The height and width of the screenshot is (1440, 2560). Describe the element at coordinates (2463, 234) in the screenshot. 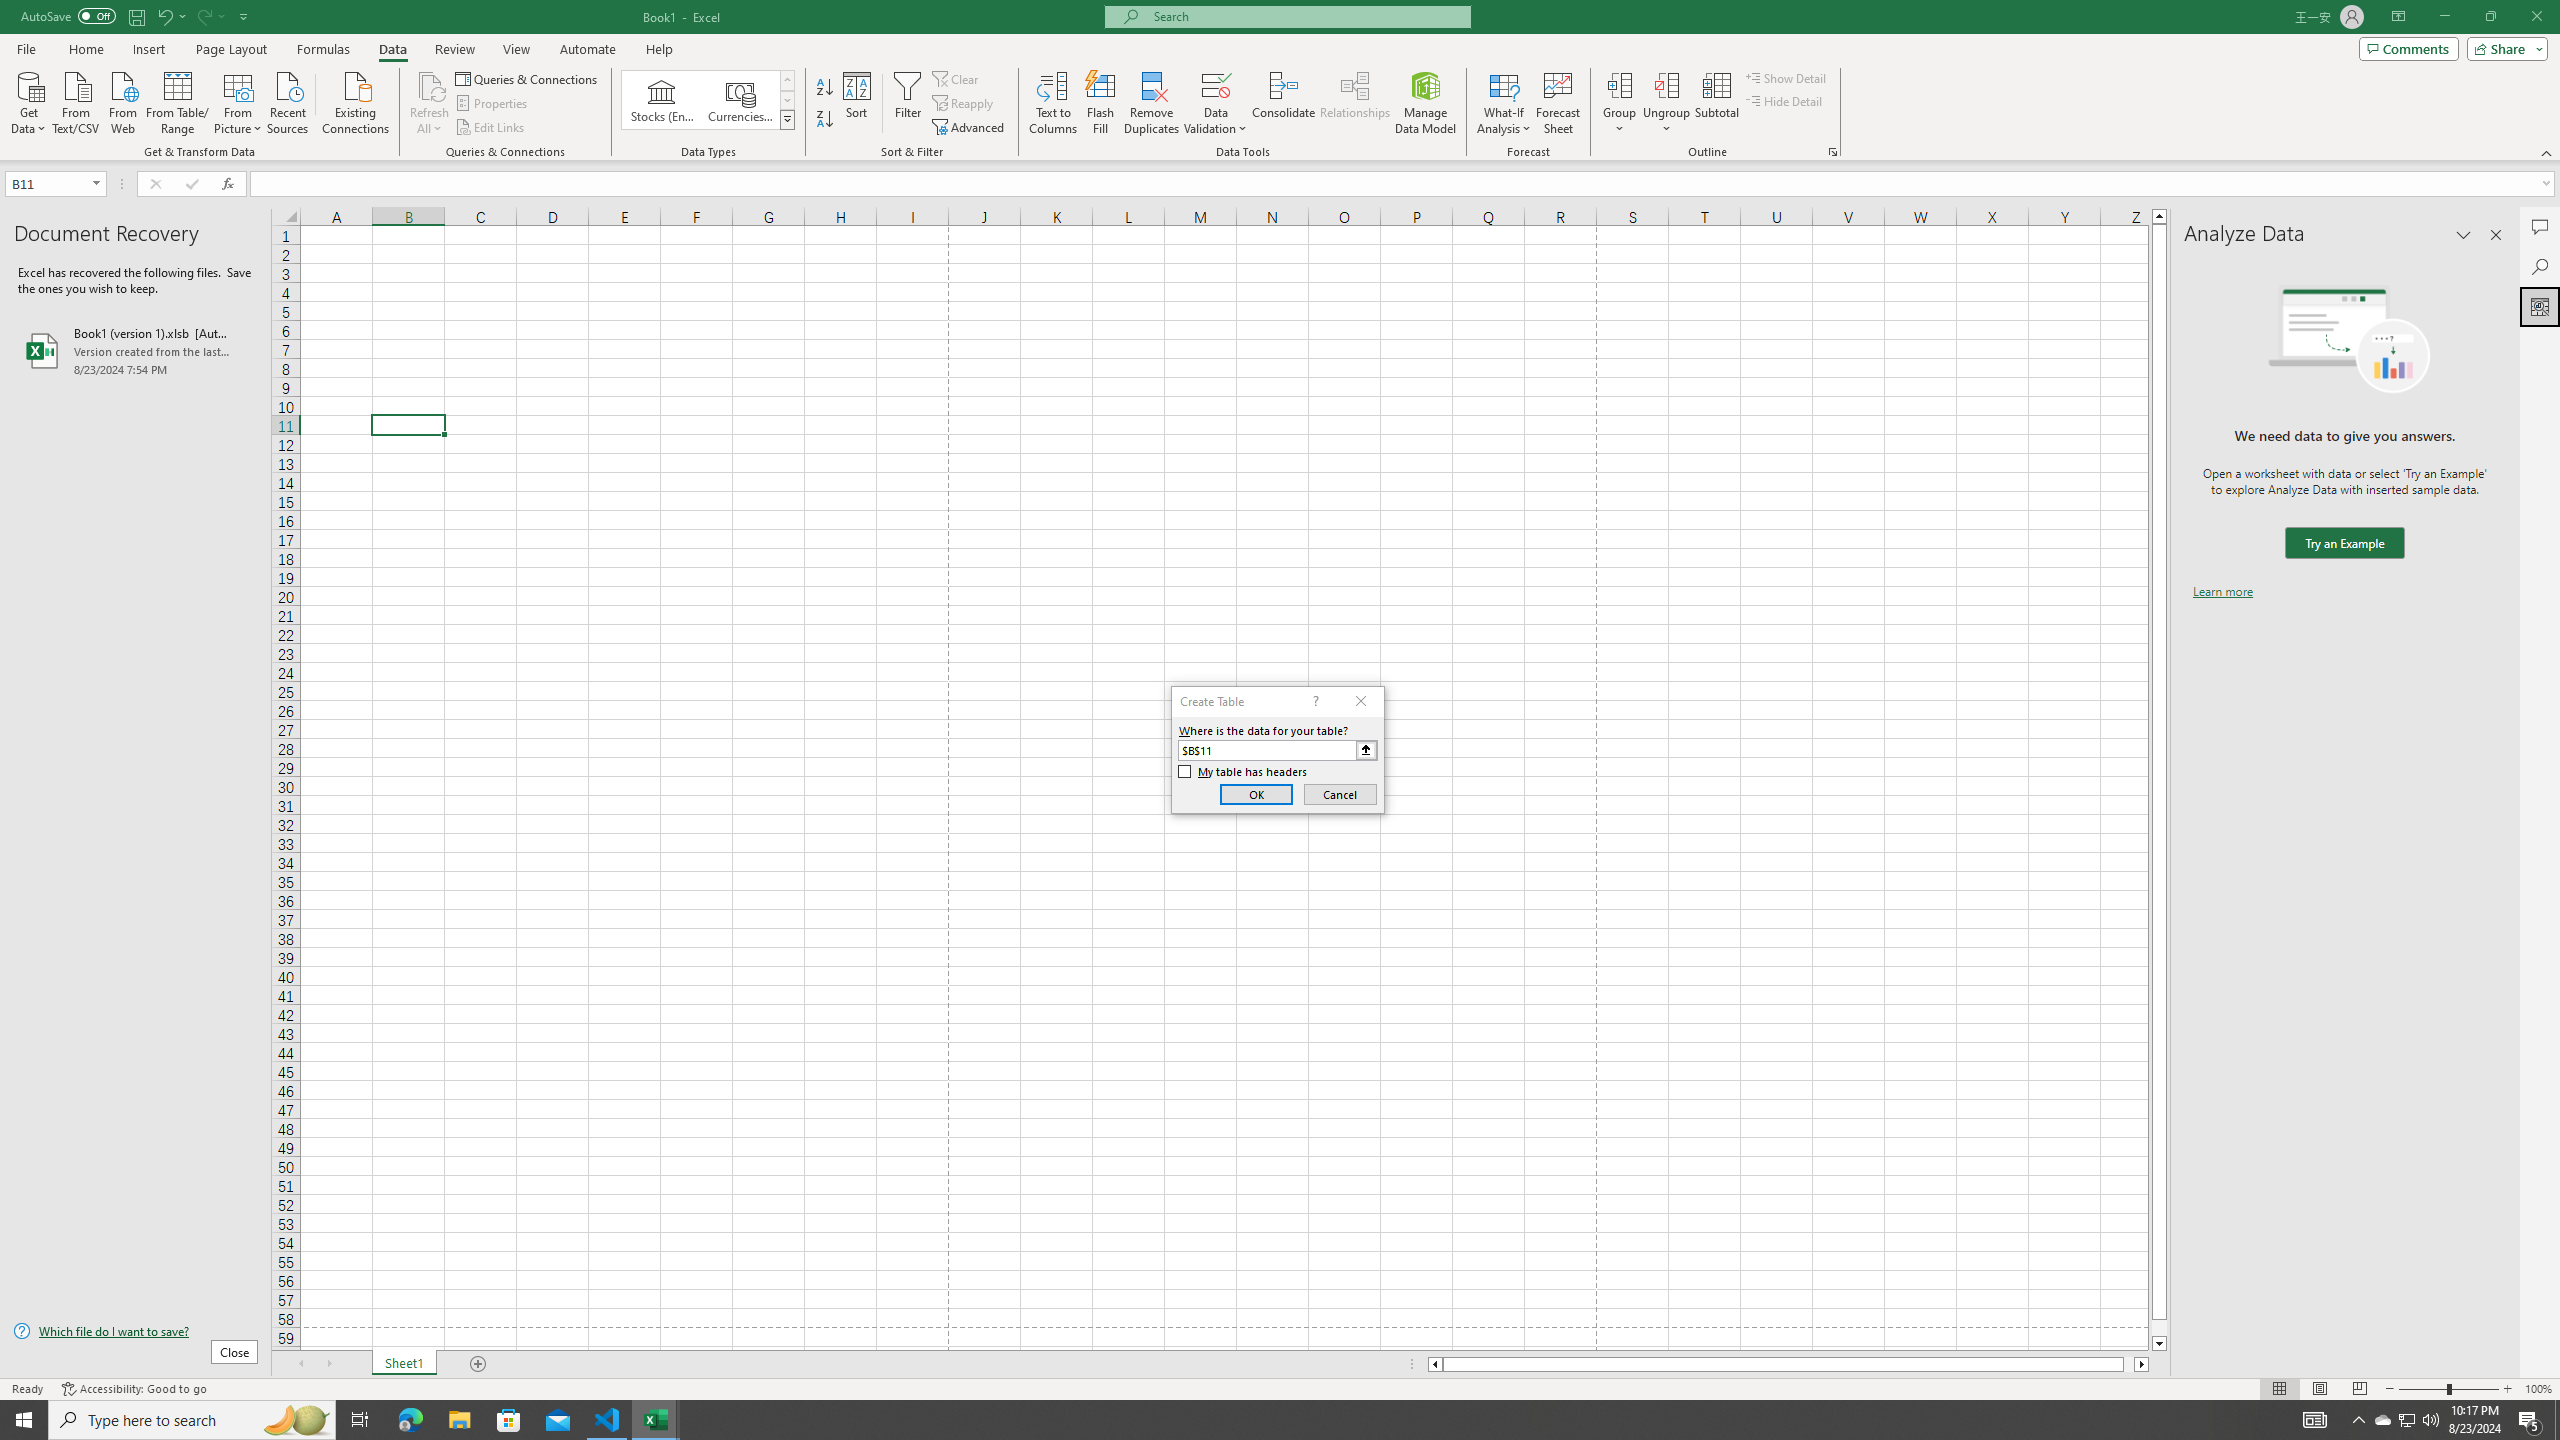

I see `'Task Pane Options'` at that location.